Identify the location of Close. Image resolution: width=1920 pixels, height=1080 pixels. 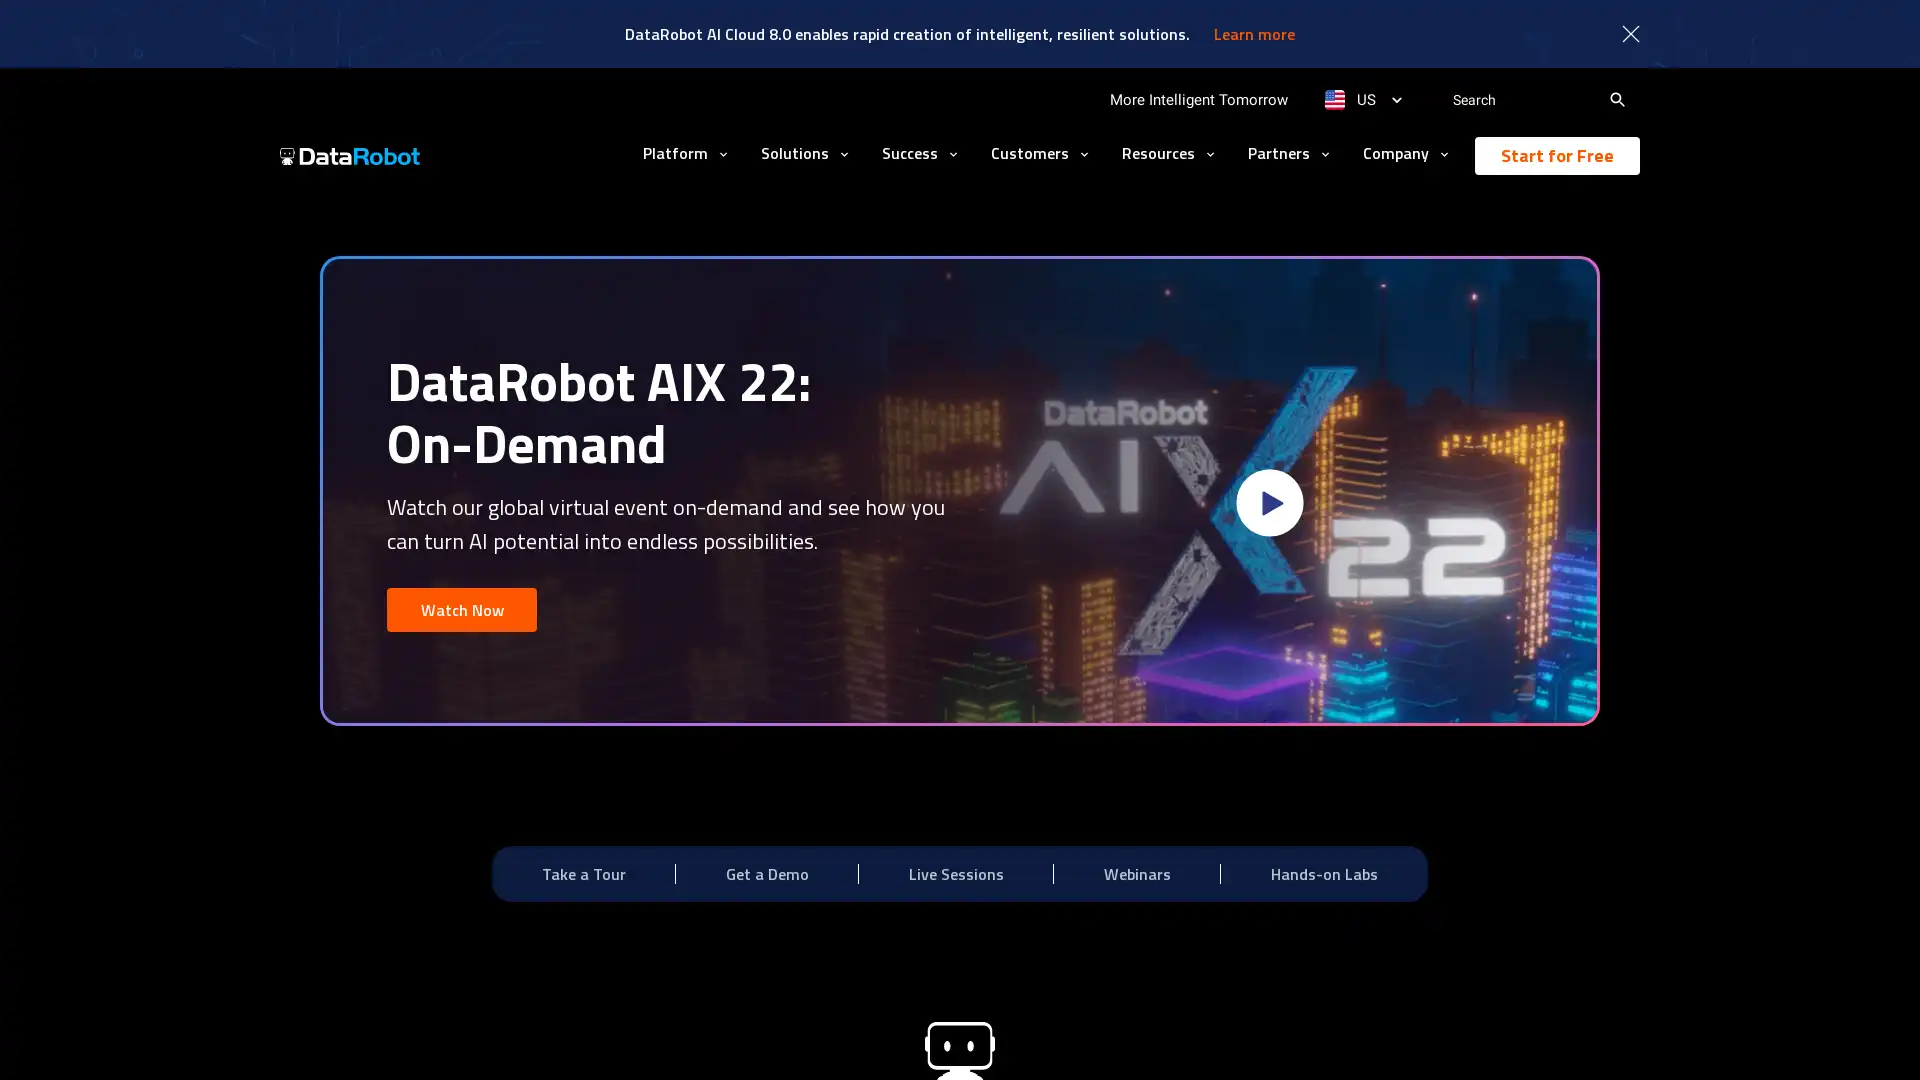
(1538, 1035).